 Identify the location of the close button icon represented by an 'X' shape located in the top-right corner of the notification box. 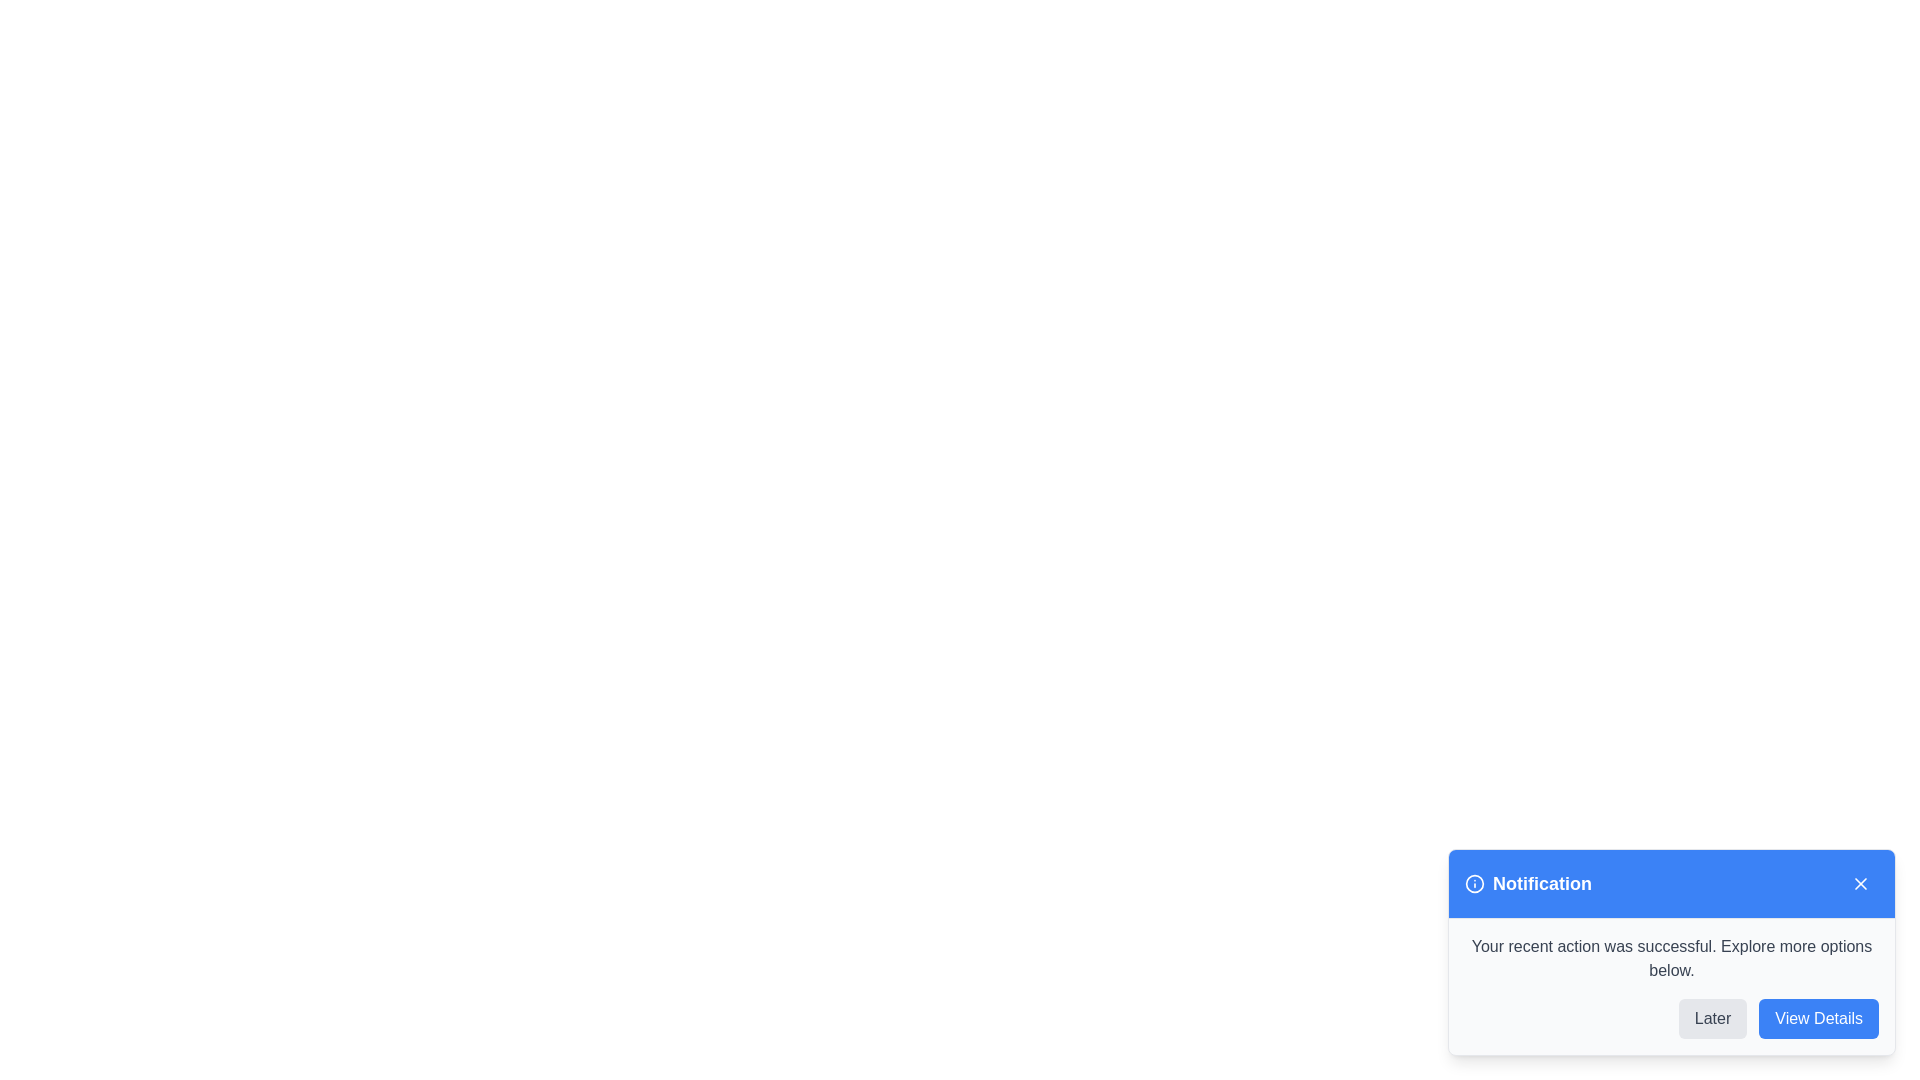
(1860, 882).